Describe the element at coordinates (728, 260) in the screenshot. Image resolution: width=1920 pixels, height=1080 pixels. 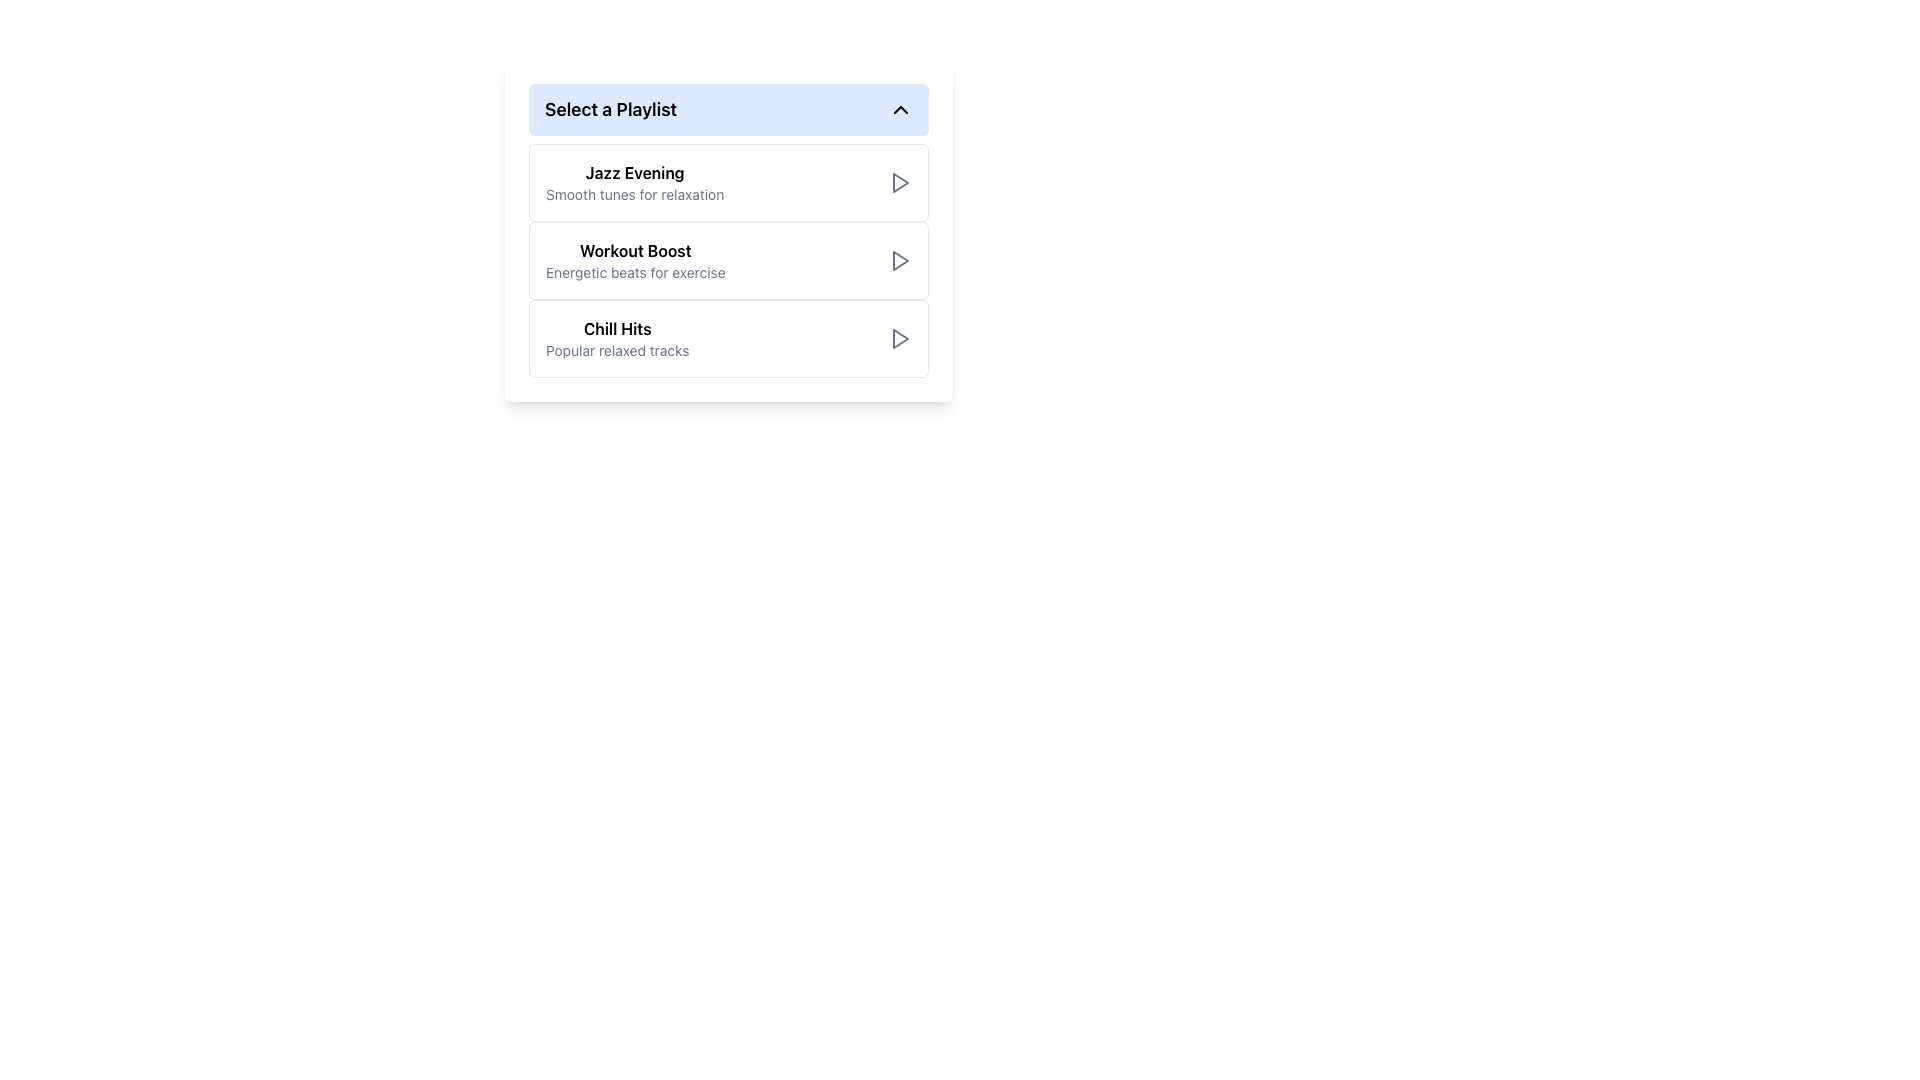
I see `the selectable playlist entry labeled 'Workout Boost'` at that location.